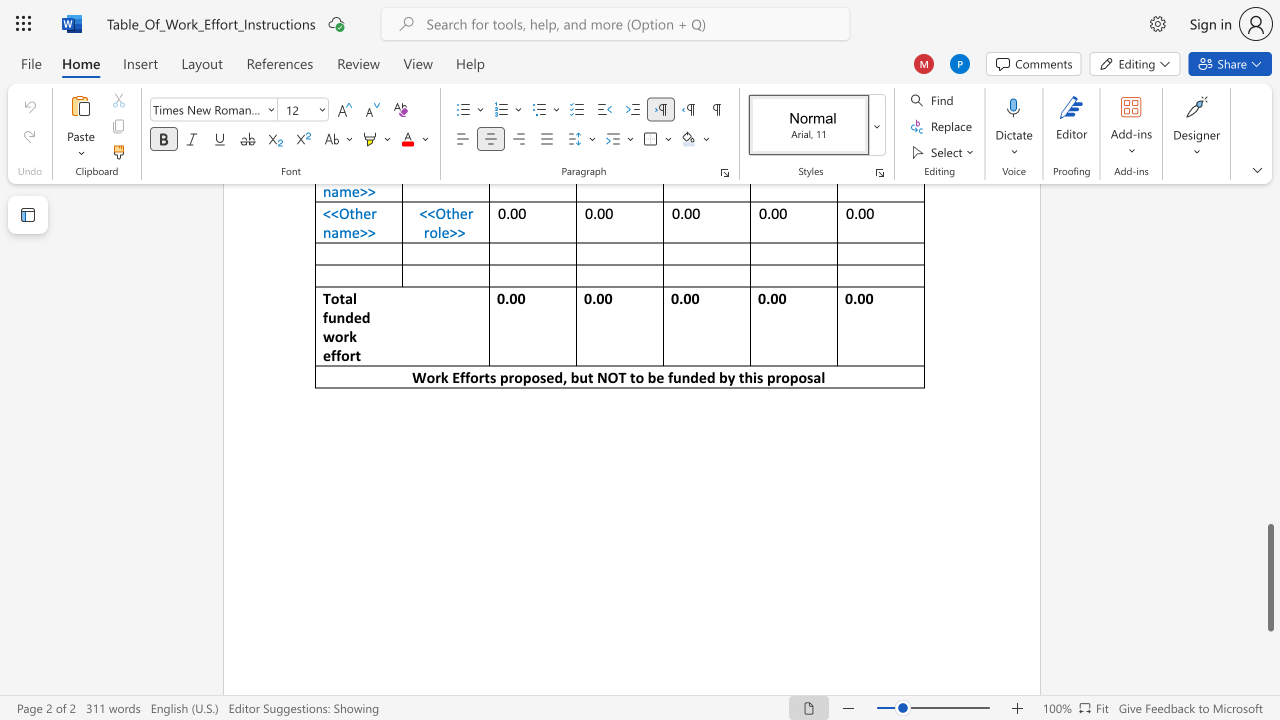 The width and height of the screenshot is (1280, 720). I want to click on the scrollbar on the right to move the page upward, so click(1269, 238).